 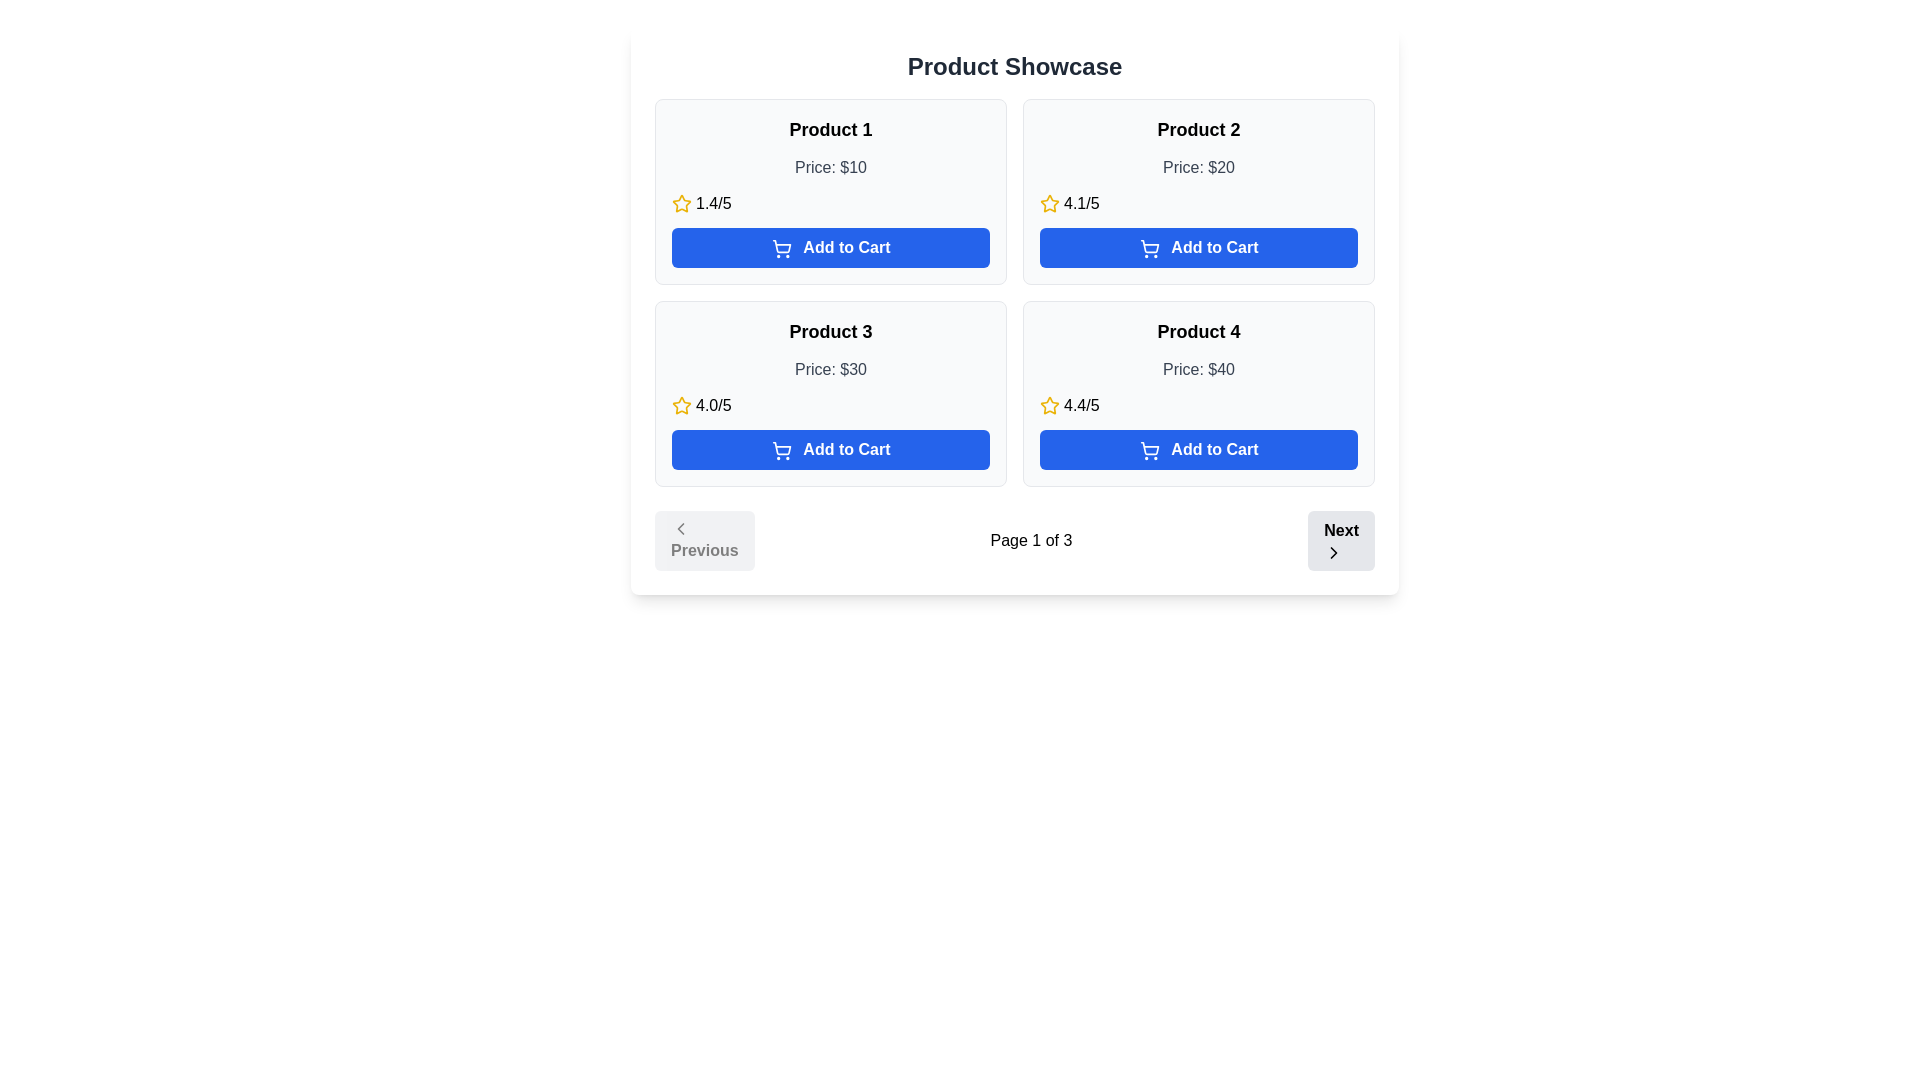 What do you see at coordinates (1199, 246) in the screenshot?
I see `the blue 'Add to Cart' button with a shopping cart icon located beneath the rating of 'Product 2'` at bounding box center [1199, 246].